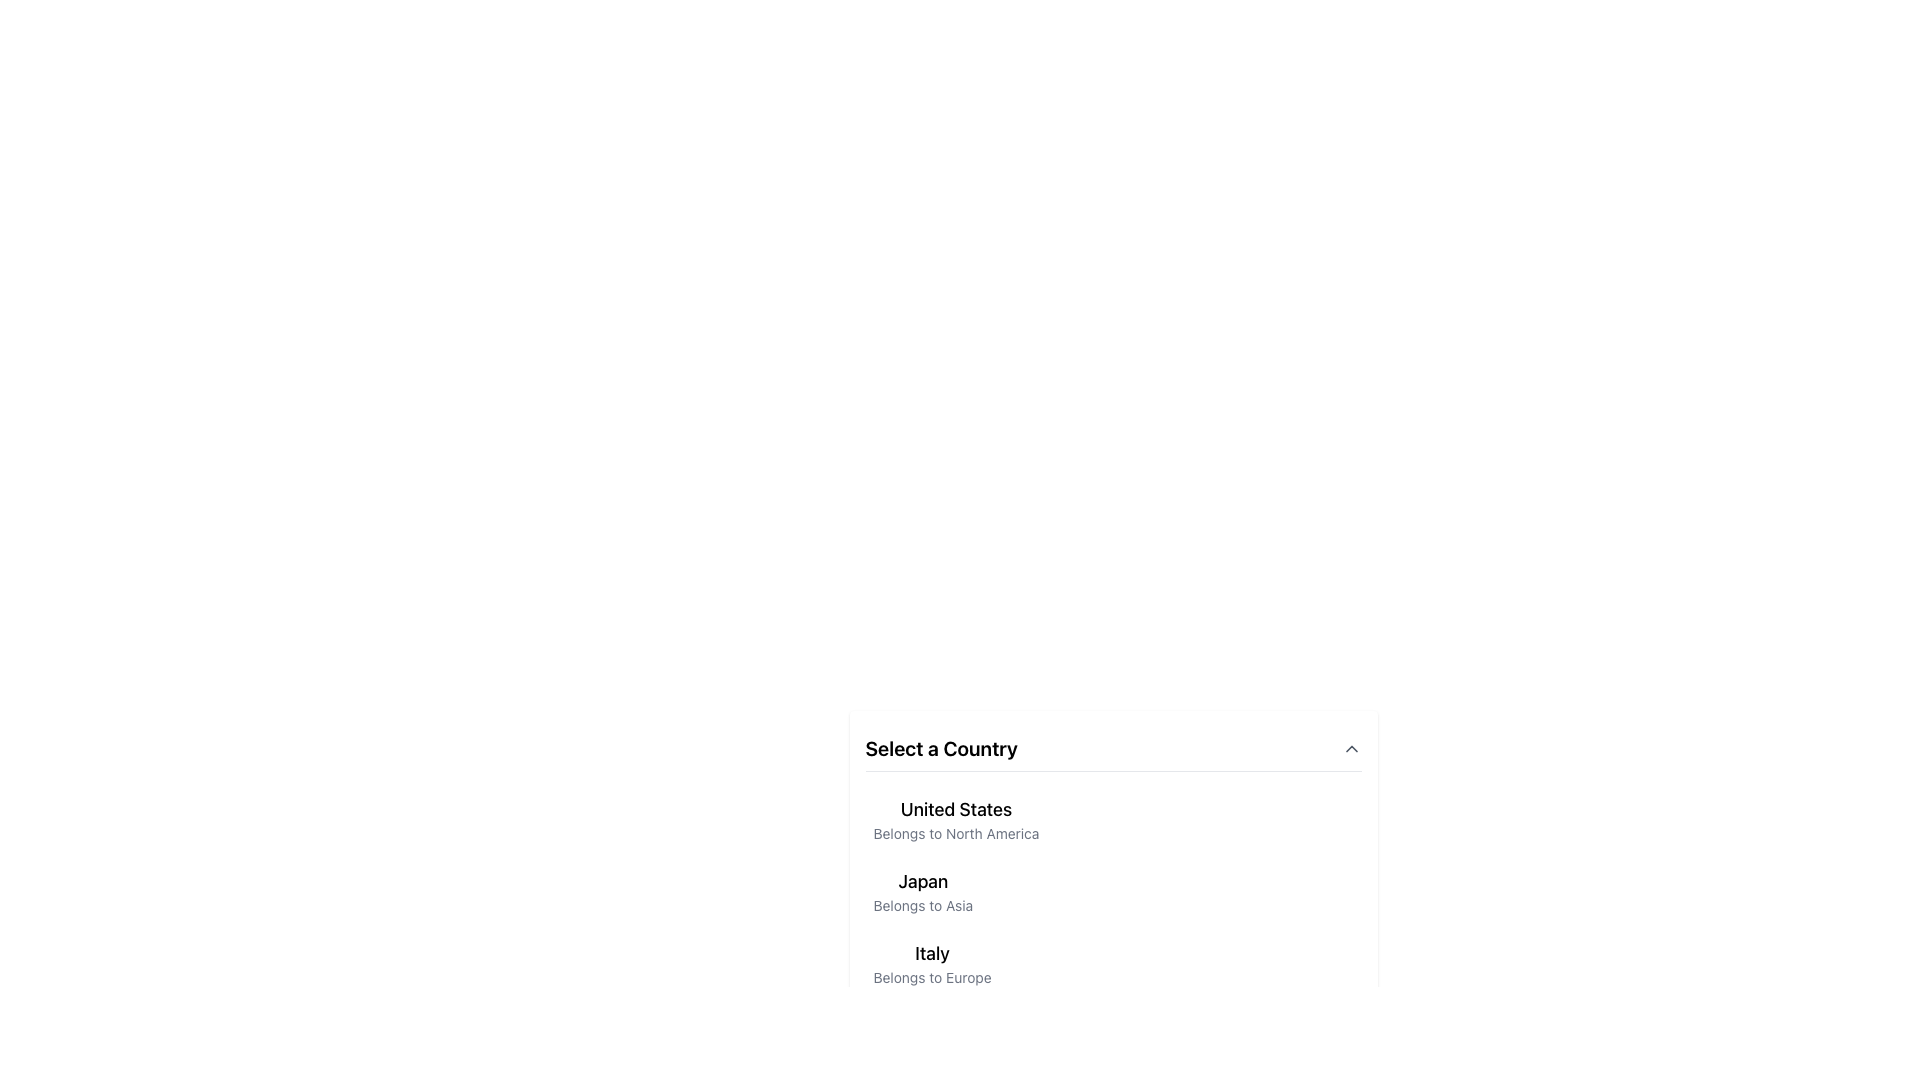  Describe the element at coordinates (1112, 890) in the screenshot. I see `the second list item in the 'Select a Country' dropdown, which displays a country name followed by its continent description` at that location.